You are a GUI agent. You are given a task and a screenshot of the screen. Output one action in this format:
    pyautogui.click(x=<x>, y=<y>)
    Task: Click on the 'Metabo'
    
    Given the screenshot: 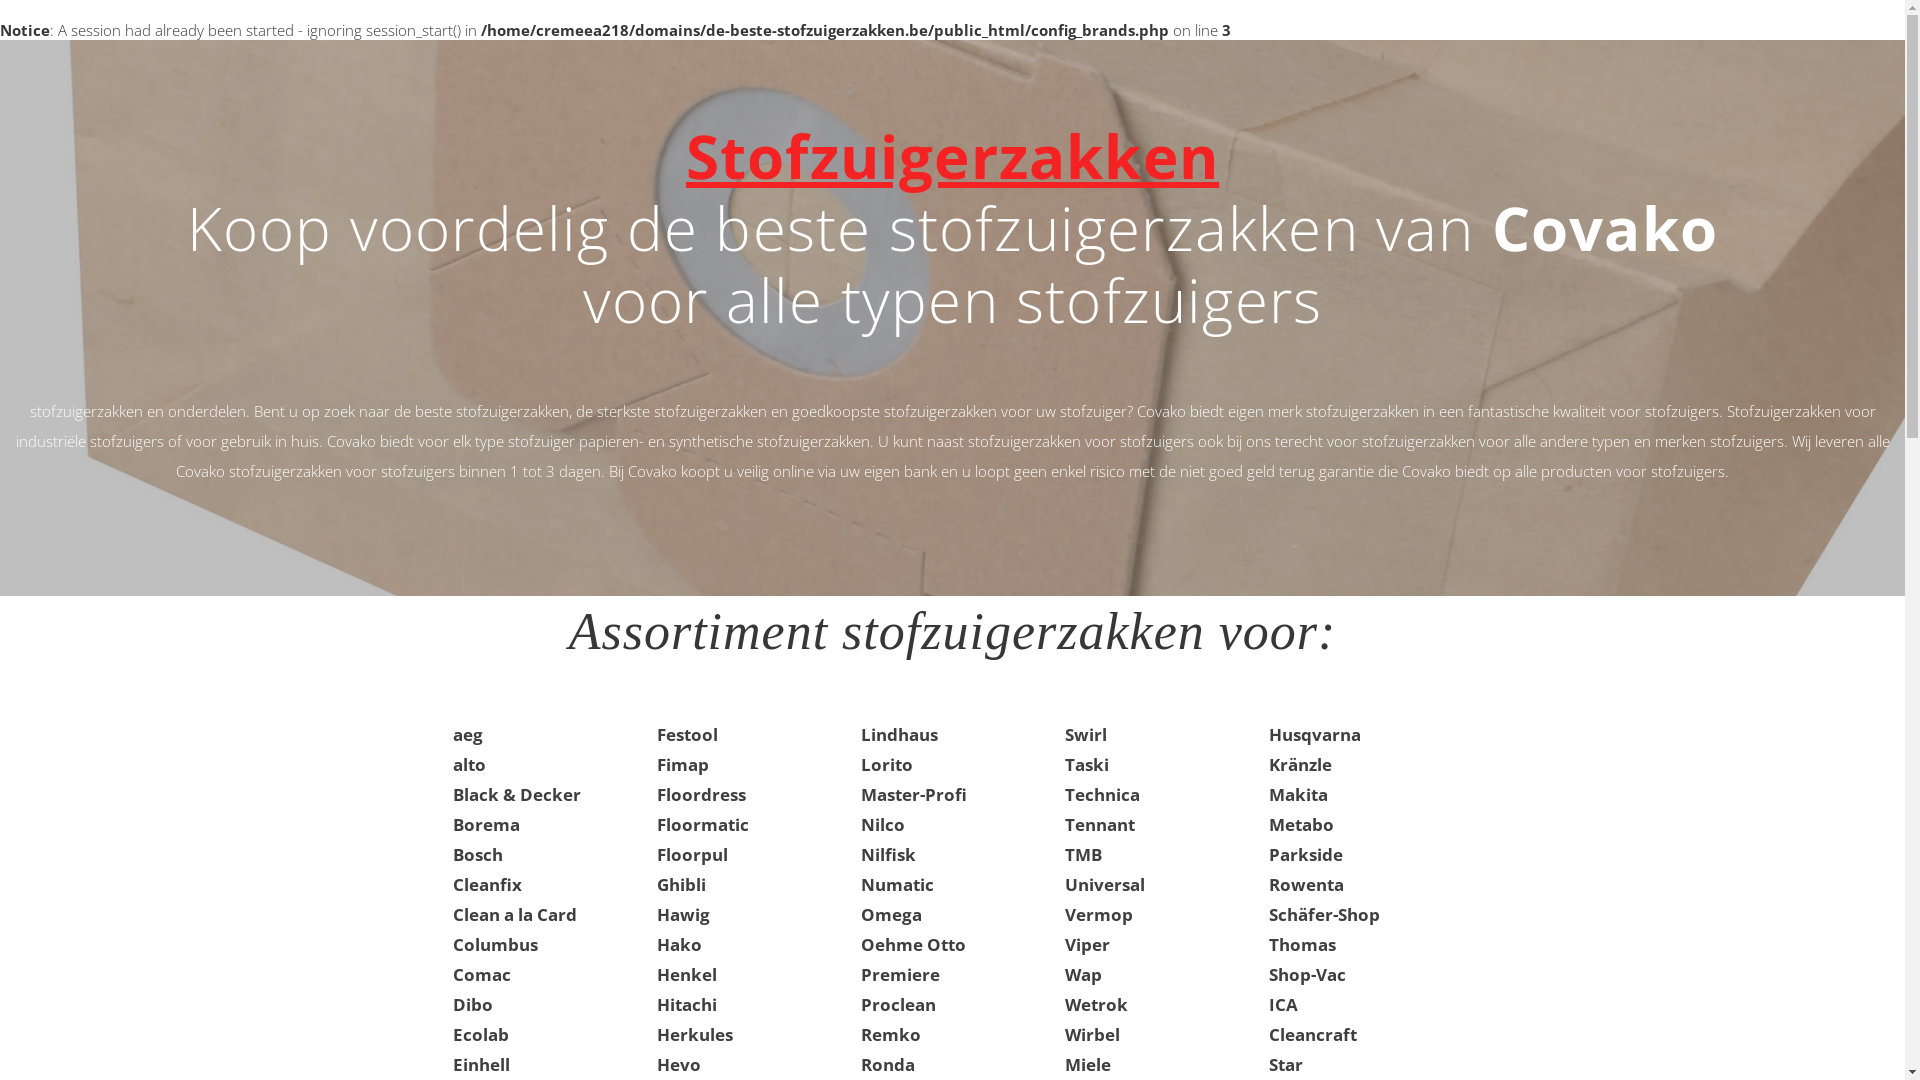 What is the action you would take?
    pyautogui.click(x=1300, y=824)
    